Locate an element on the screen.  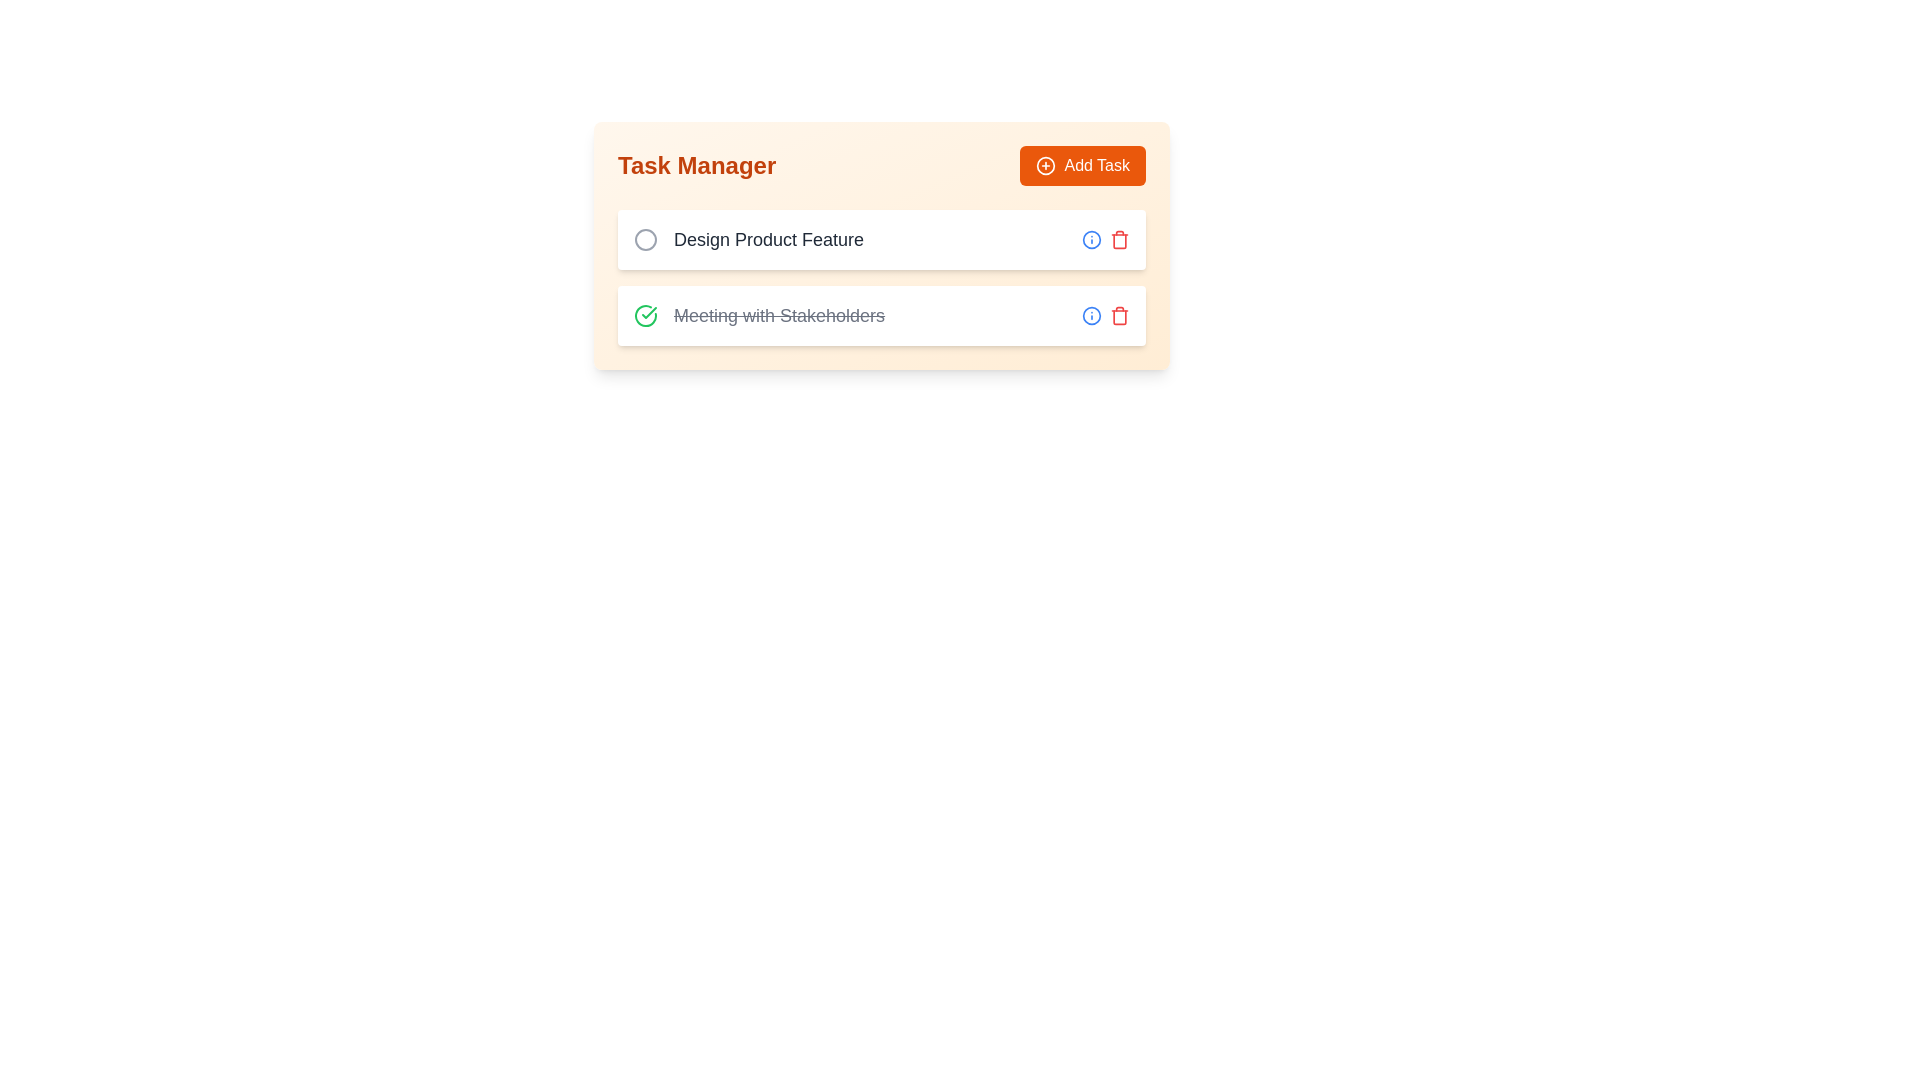
the circular status indicator located prominently next to the text 'Design Product Feature' is located at coordinates (646, 238).